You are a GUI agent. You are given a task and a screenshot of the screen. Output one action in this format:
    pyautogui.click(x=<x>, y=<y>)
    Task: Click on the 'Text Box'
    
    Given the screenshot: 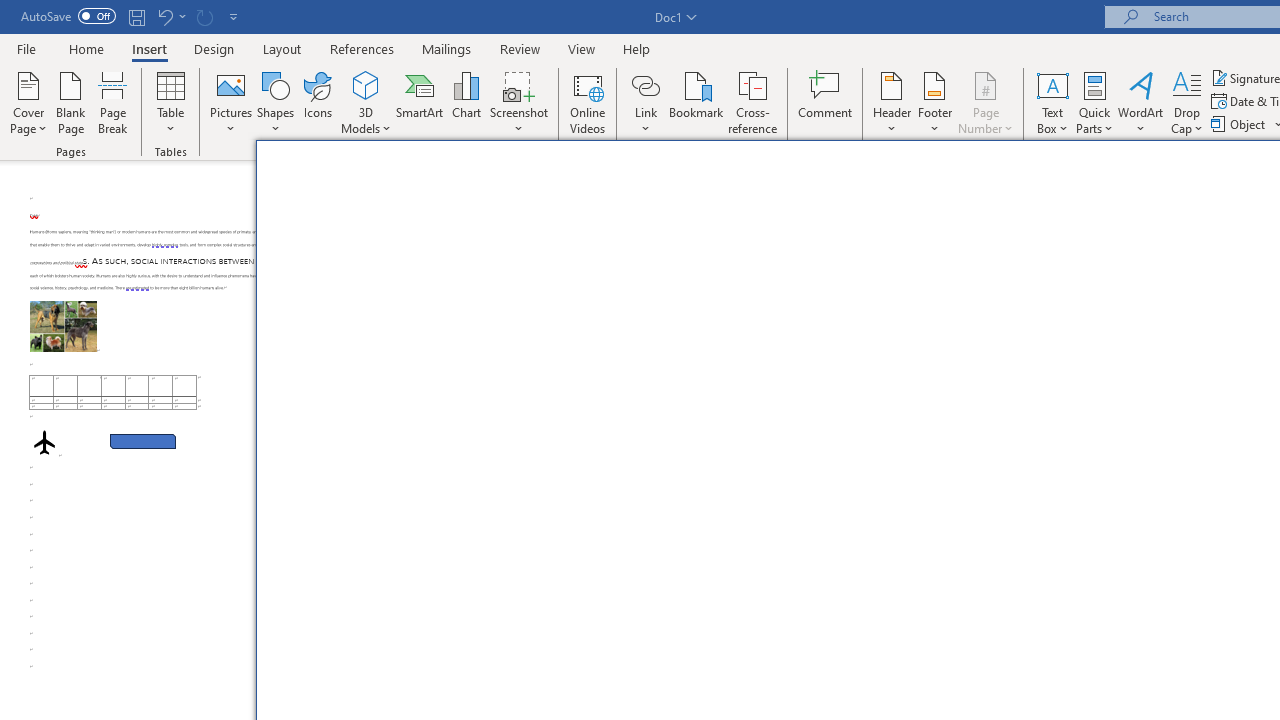 What is the action you would take?
    pyautogui.click(x=1051, y=103)
    